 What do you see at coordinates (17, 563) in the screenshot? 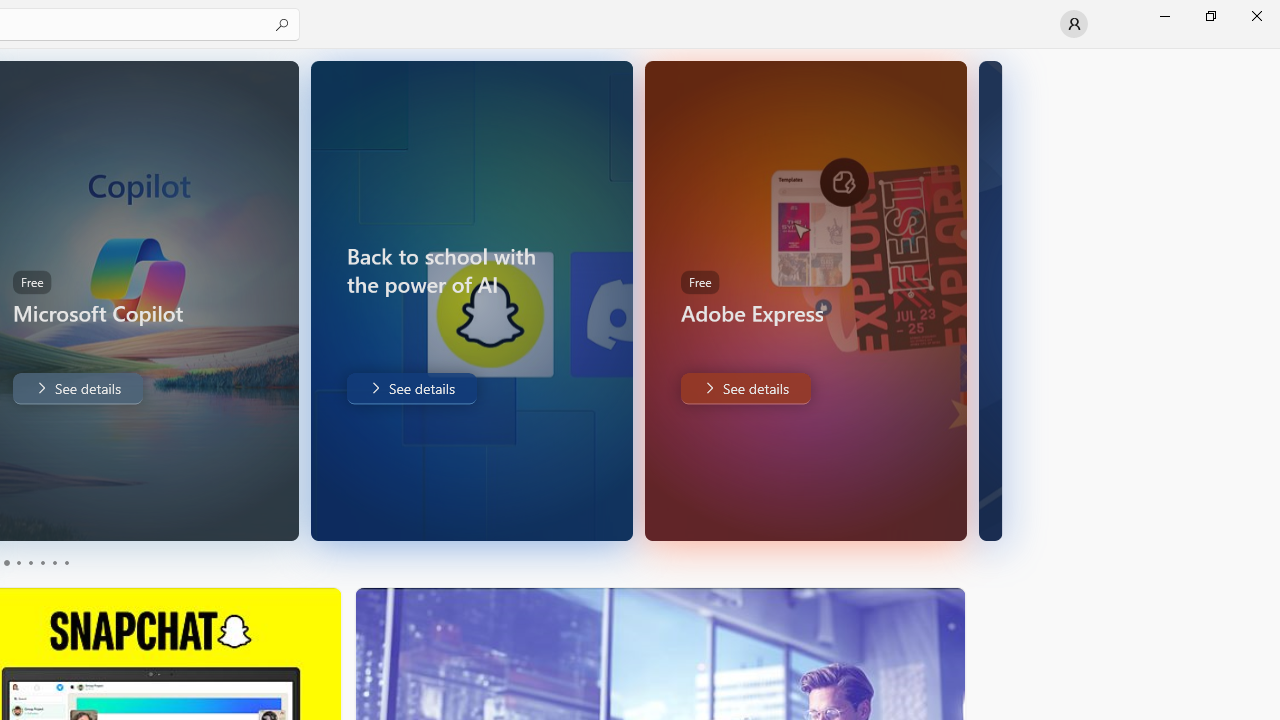
I see `'Page 2'` at bounding box center [17, 563].